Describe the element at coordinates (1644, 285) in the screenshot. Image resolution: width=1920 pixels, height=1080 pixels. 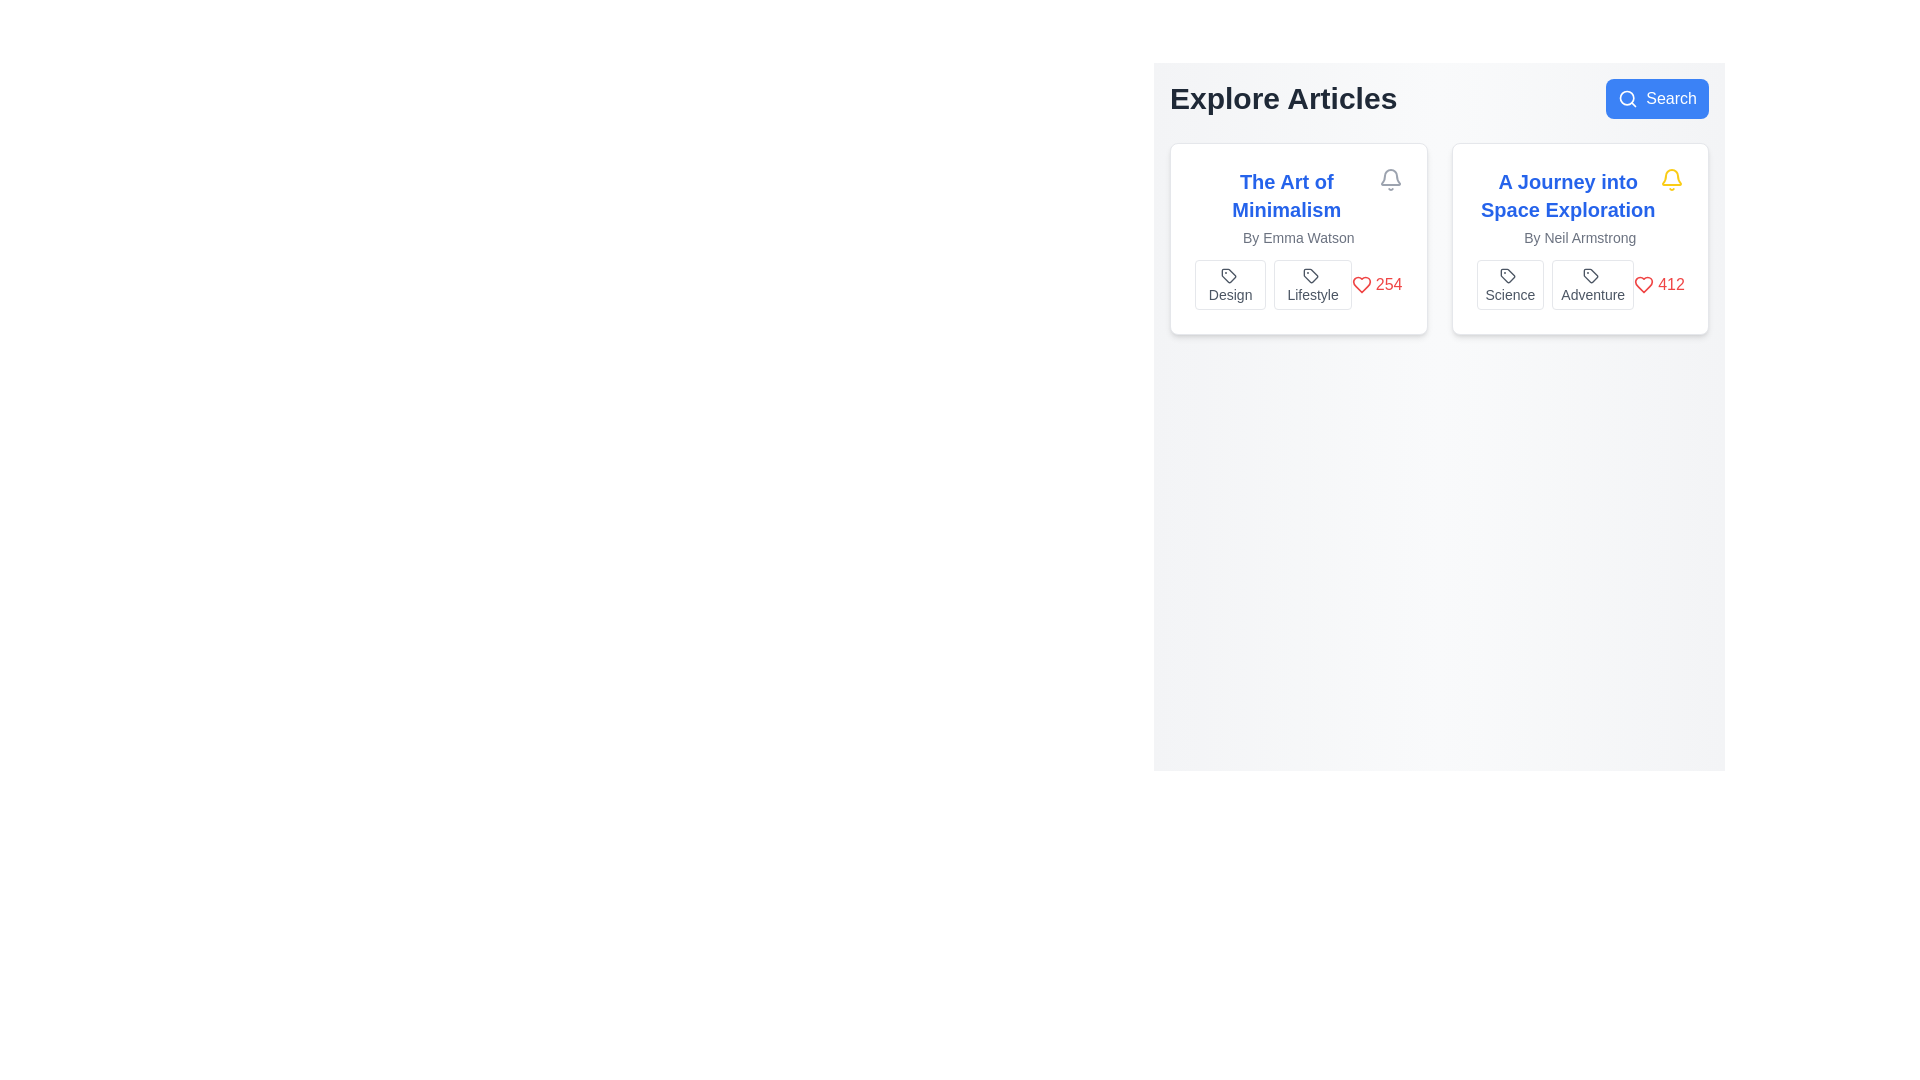
I see `the heart icon outlined in red, located next to the text '412' within the card titled 'A Journey into Space Exploration'` at that location.